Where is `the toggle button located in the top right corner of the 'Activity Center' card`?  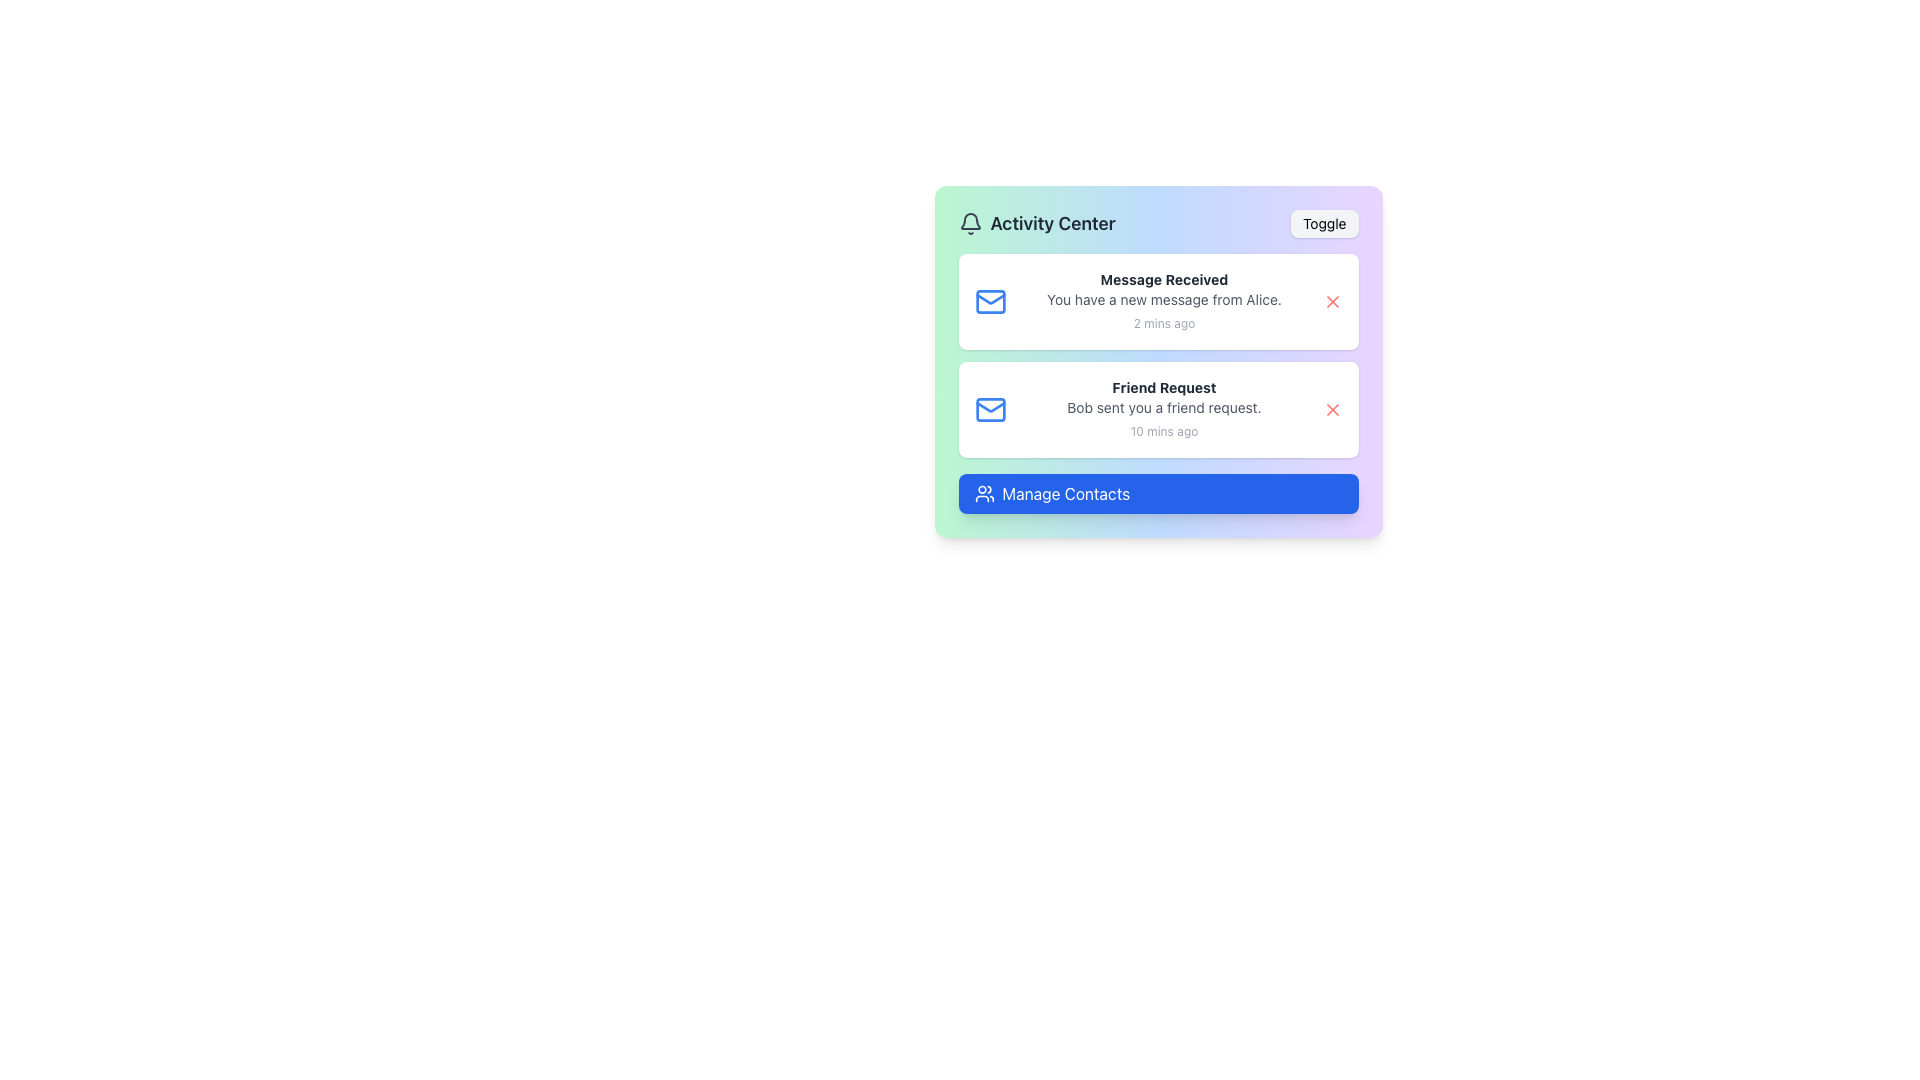
the toggle button located in the top right corner of the 'Activity Center' card is located at coordinates (1324, 223).